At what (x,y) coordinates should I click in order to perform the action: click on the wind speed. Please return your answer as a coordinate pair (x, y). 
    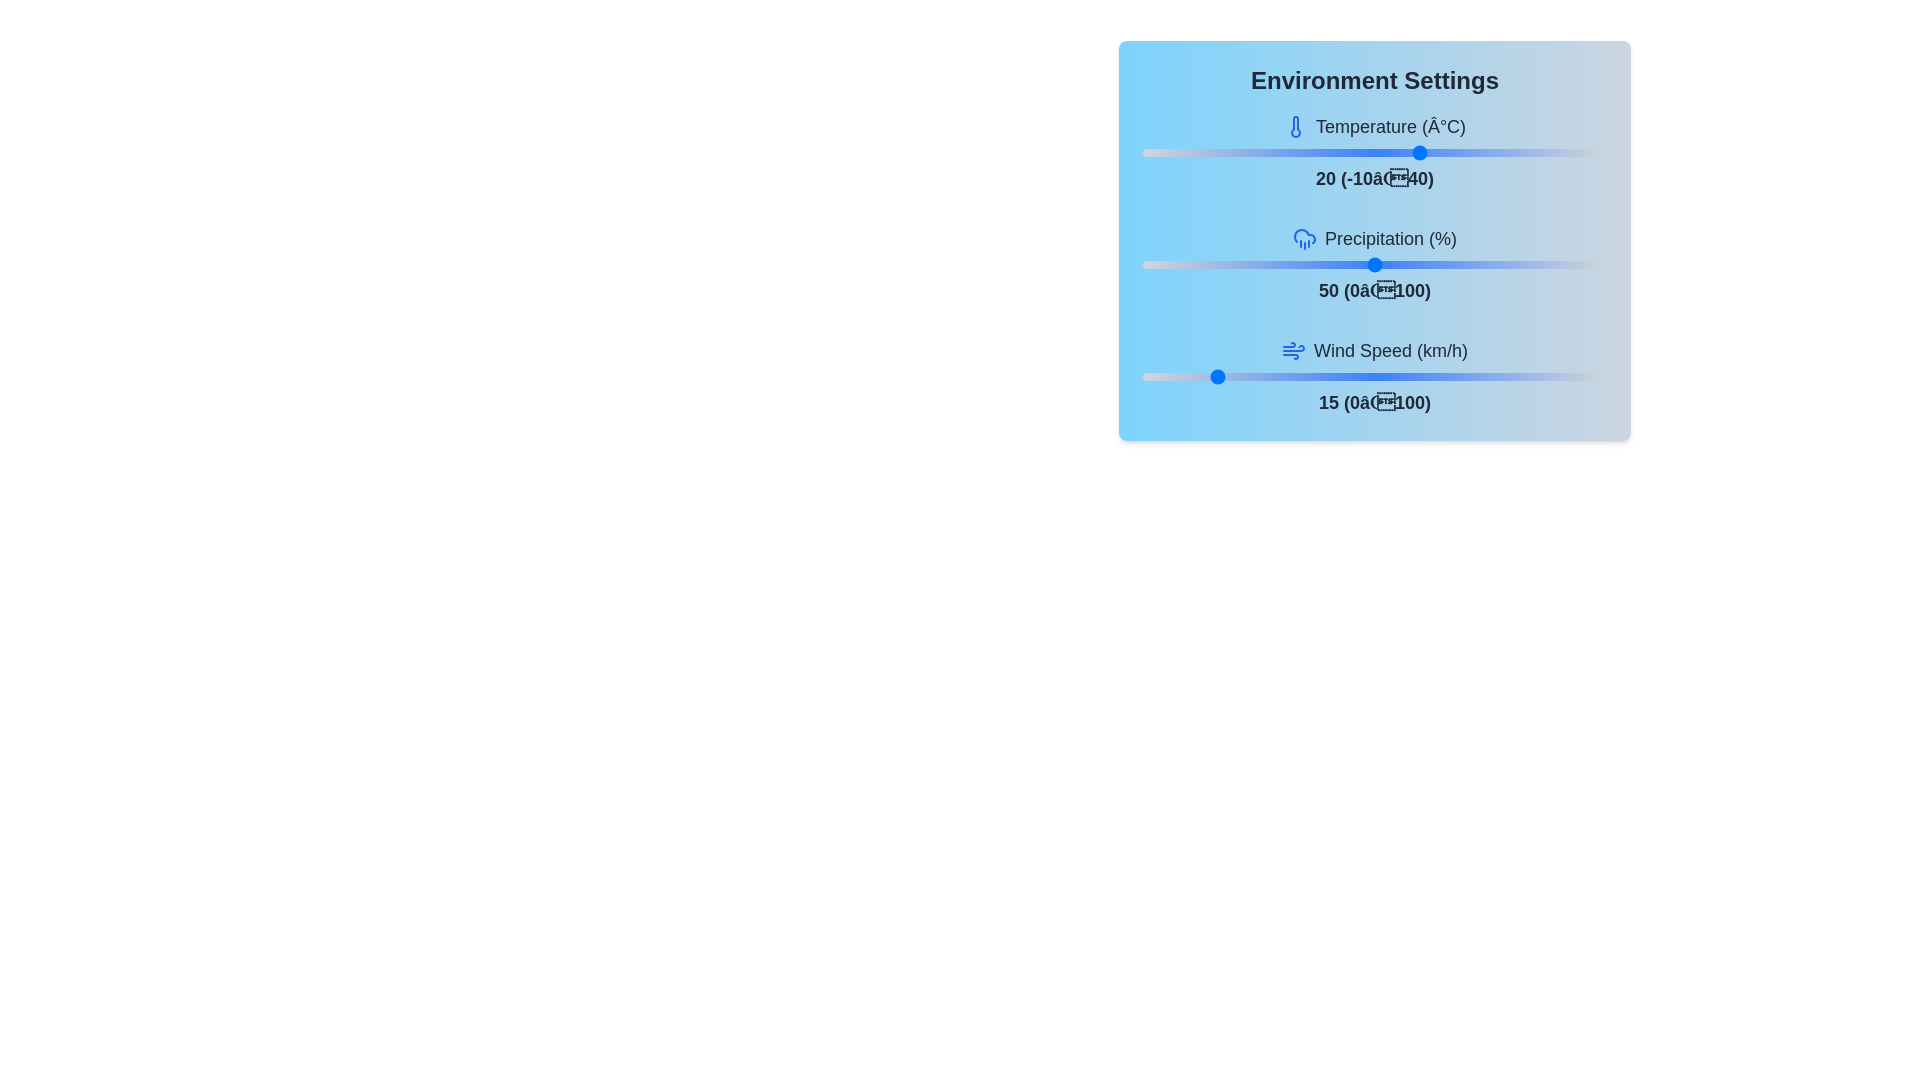
    Looking at the image, I should click on (1383, 377).